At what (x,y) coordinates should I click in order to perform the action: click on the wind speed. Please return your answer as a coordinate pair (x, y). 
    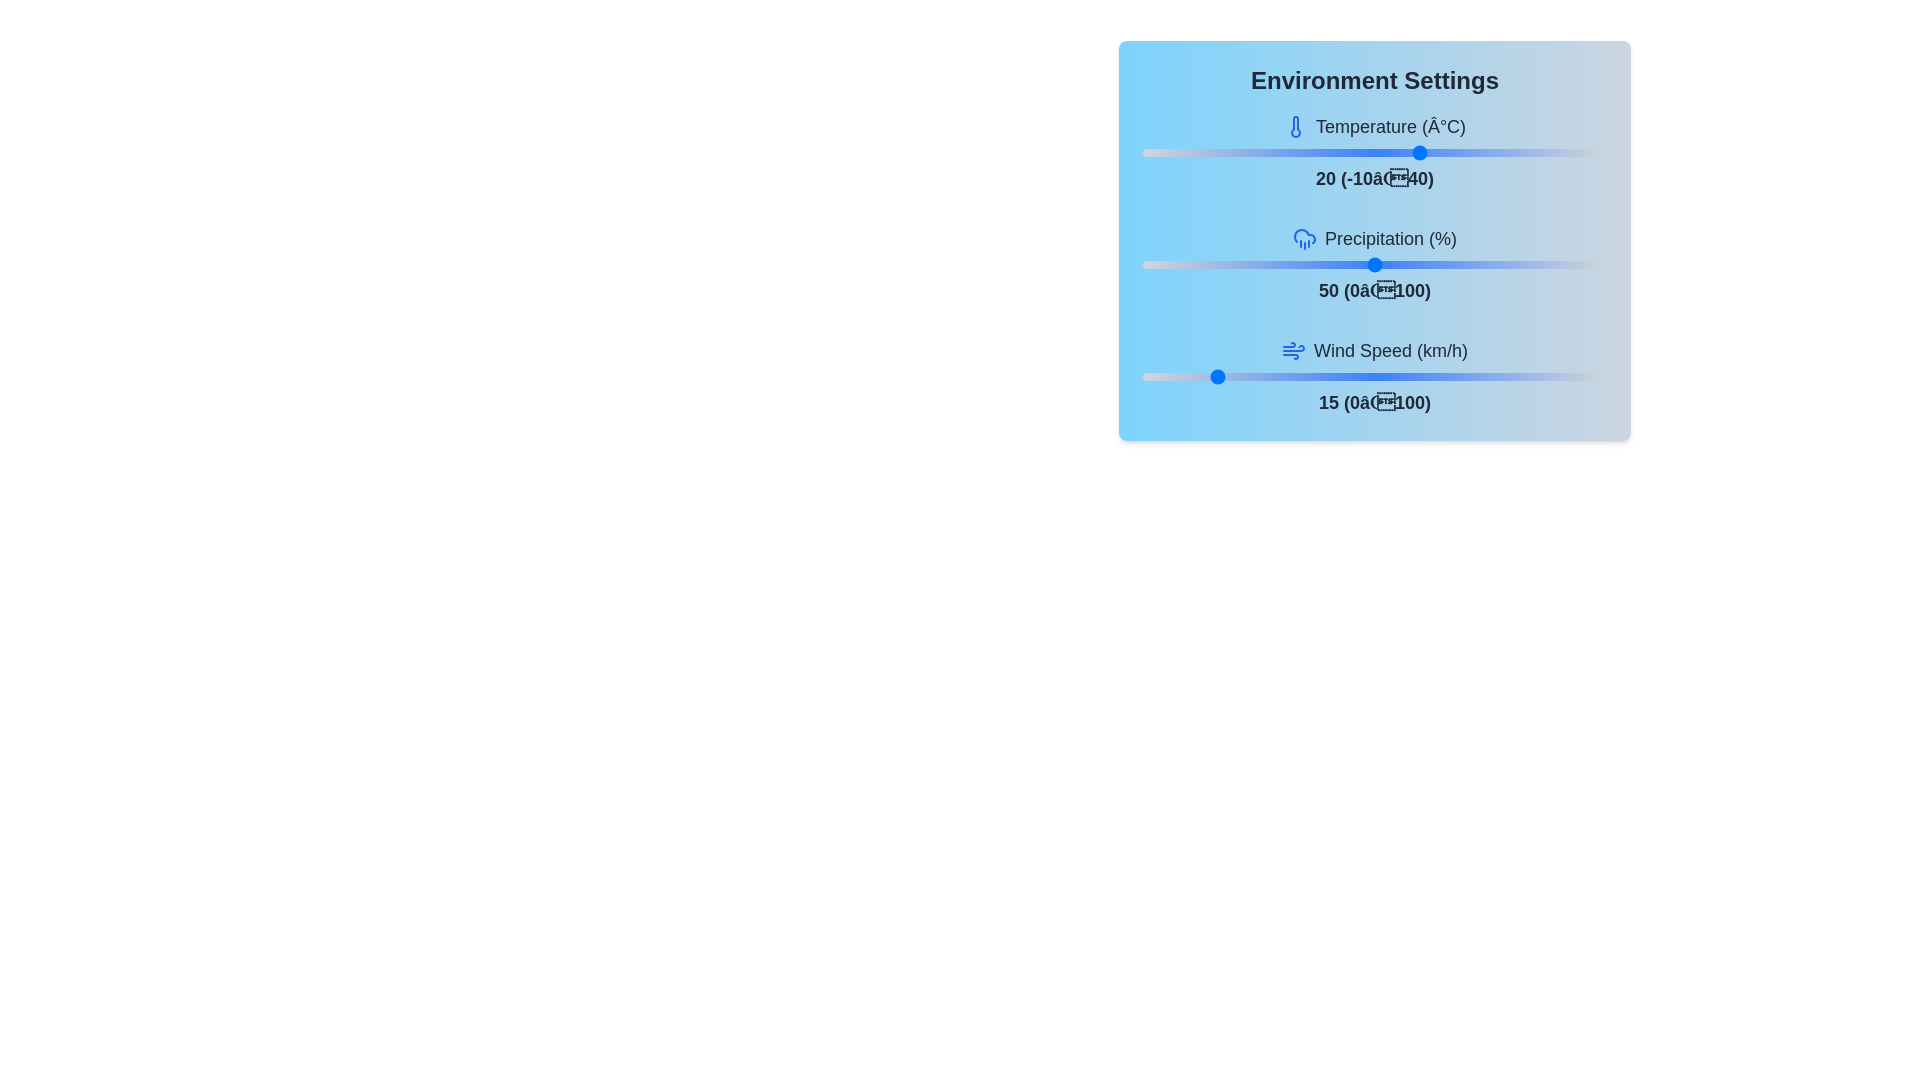
    Looking at the image, I should click on (1383, 377).